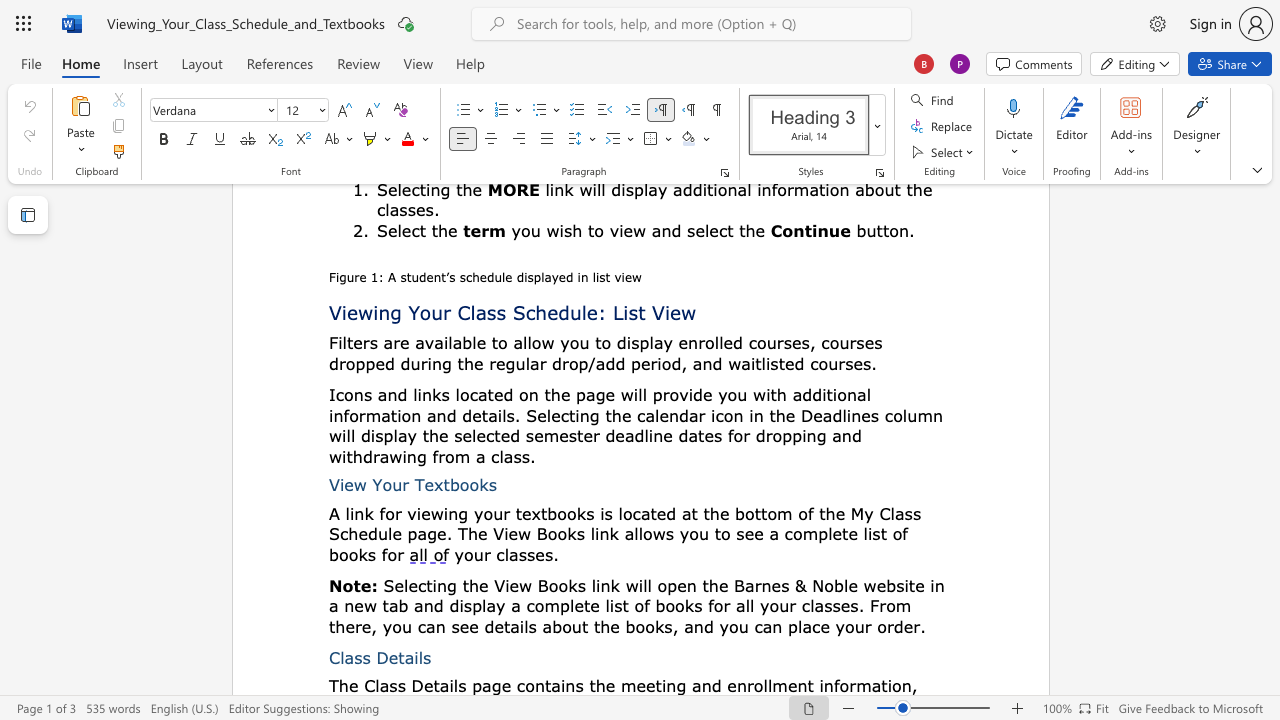 This screenshot has height=720, width=1280. I want to click on the 2th character "l" in the text, so click(454, 684).